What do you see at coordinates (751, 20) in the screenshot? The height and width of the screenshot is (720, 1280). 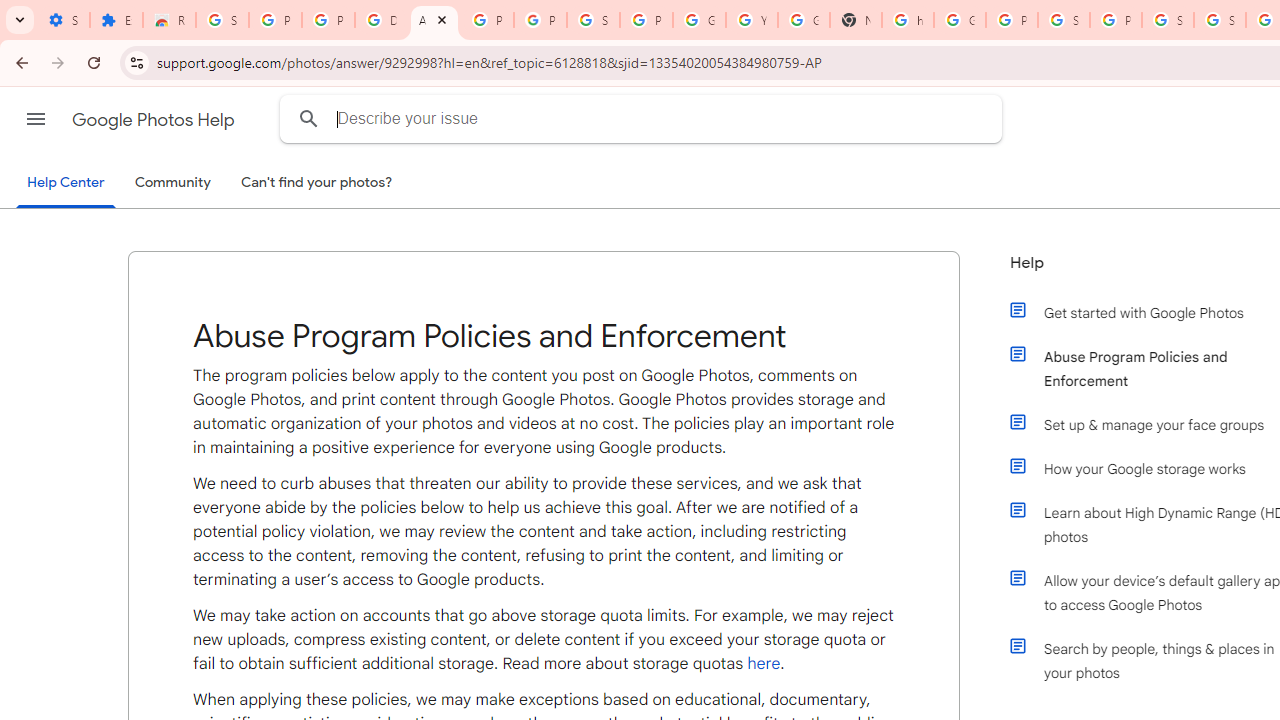 I see `'YouTube'` at bounding box center [751, 20].